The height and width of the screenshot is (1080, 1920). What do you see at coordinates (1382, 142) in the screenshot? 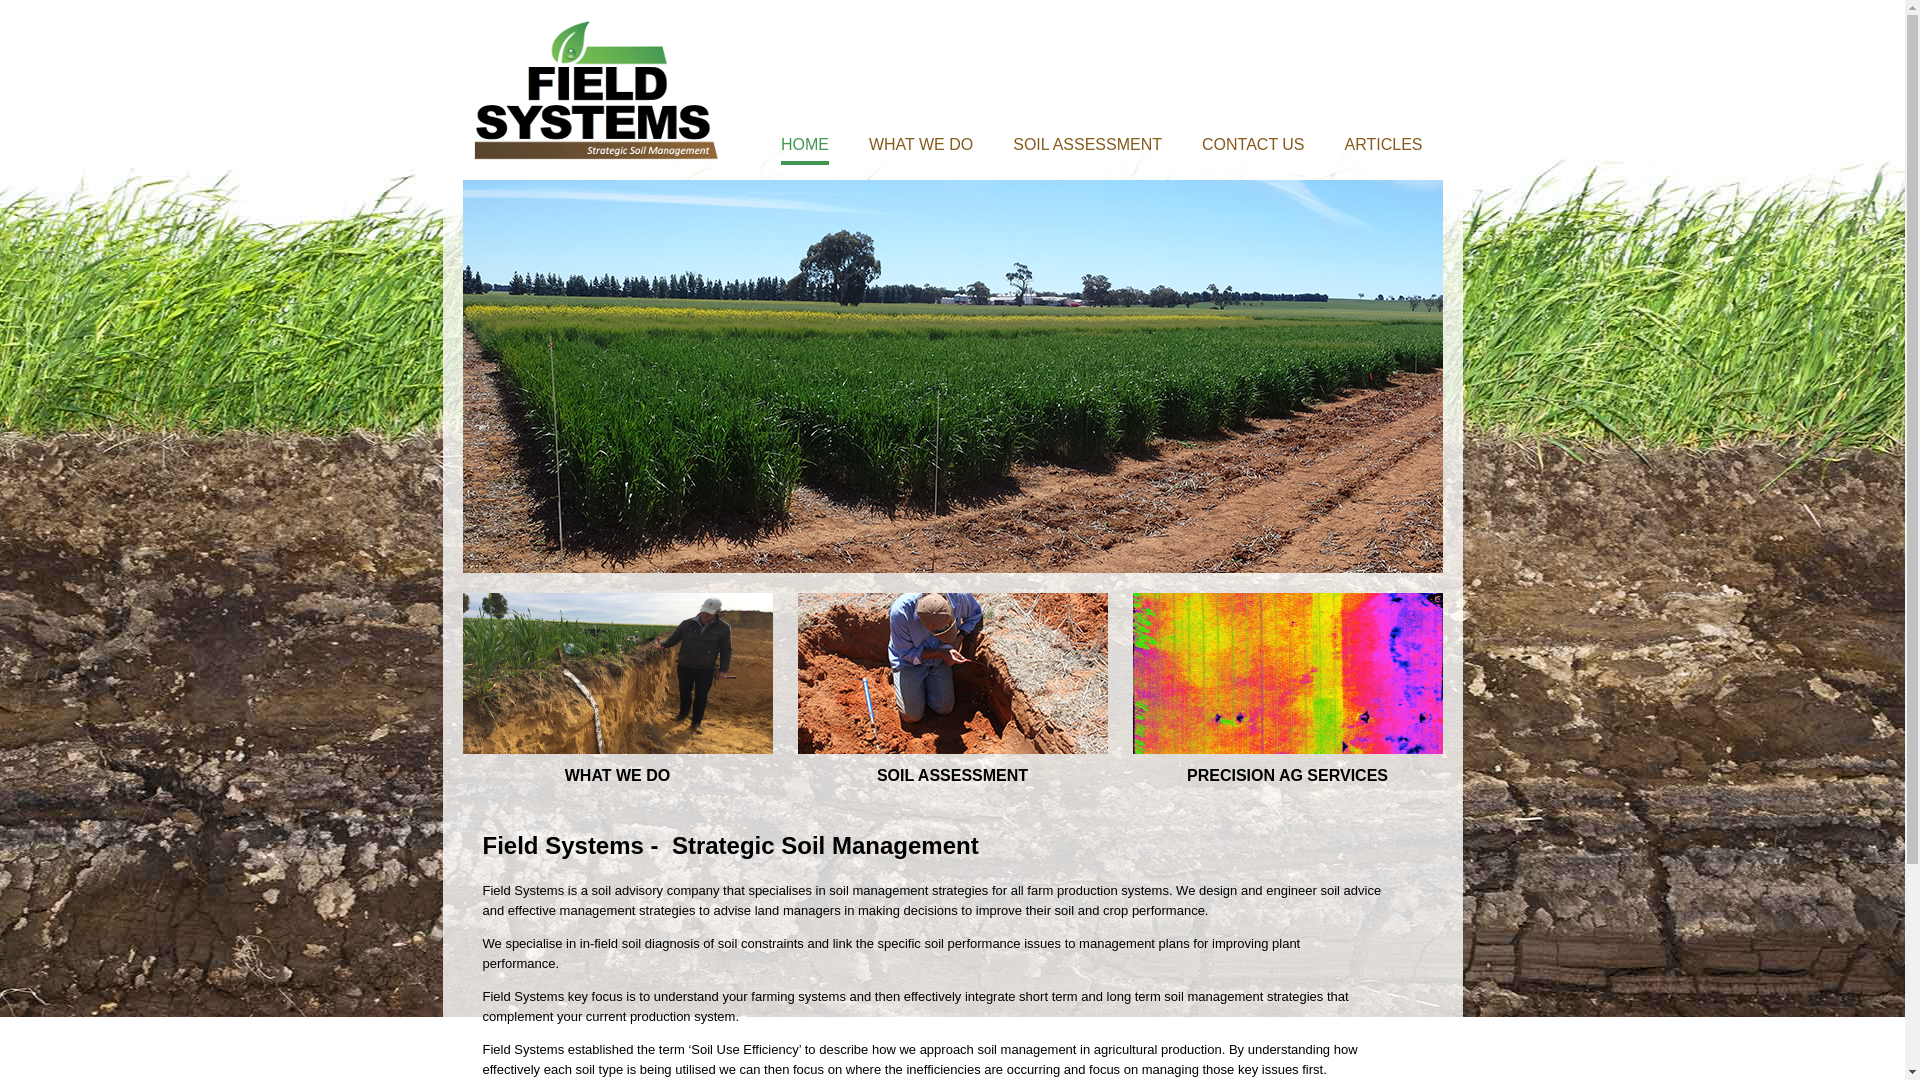
I see `'ARTICLES'` at bounding box center [1382, 142].